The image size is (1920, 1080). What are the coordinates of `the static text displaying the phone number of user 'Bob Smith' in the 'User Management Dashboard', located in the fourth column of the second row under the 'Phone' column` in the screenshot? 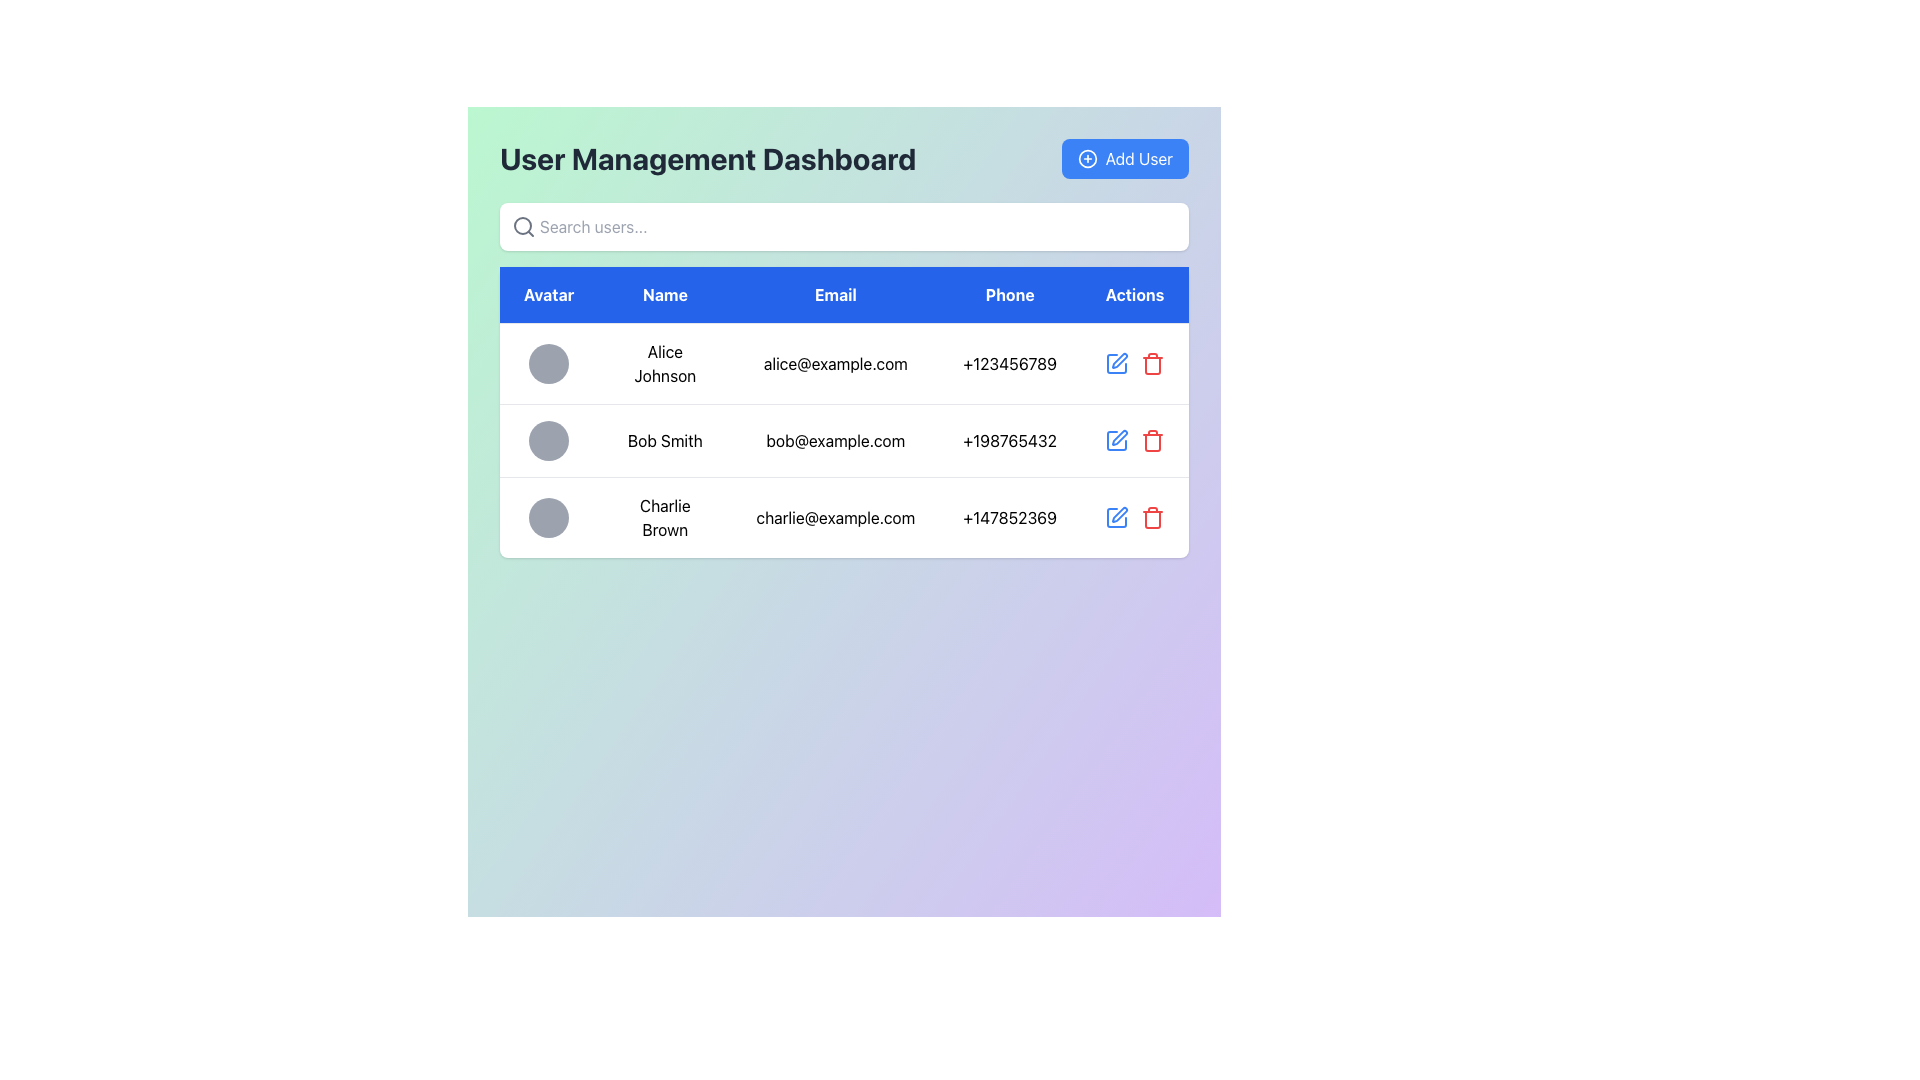 It's located at (1010, 439).